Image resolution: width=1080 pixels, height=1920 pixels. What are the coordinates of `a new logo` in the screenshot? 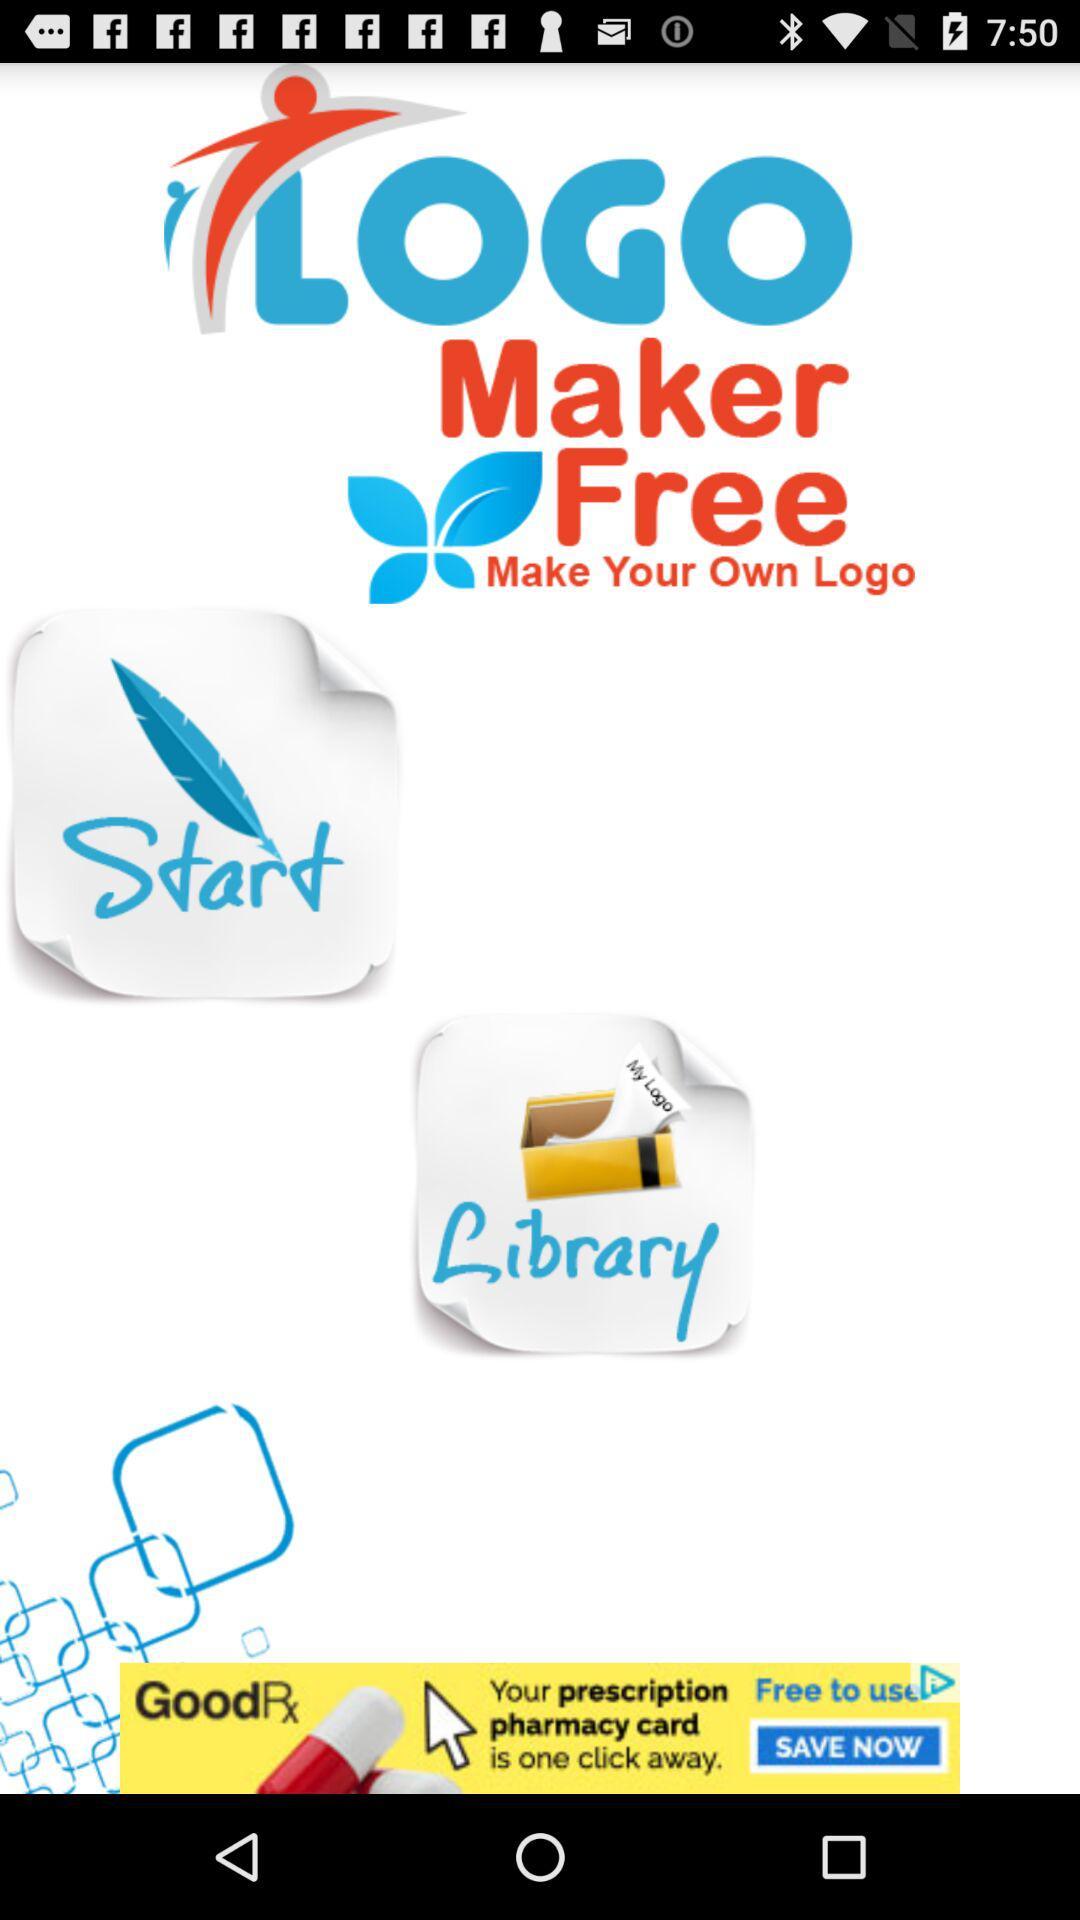 It's located at (202, 806).